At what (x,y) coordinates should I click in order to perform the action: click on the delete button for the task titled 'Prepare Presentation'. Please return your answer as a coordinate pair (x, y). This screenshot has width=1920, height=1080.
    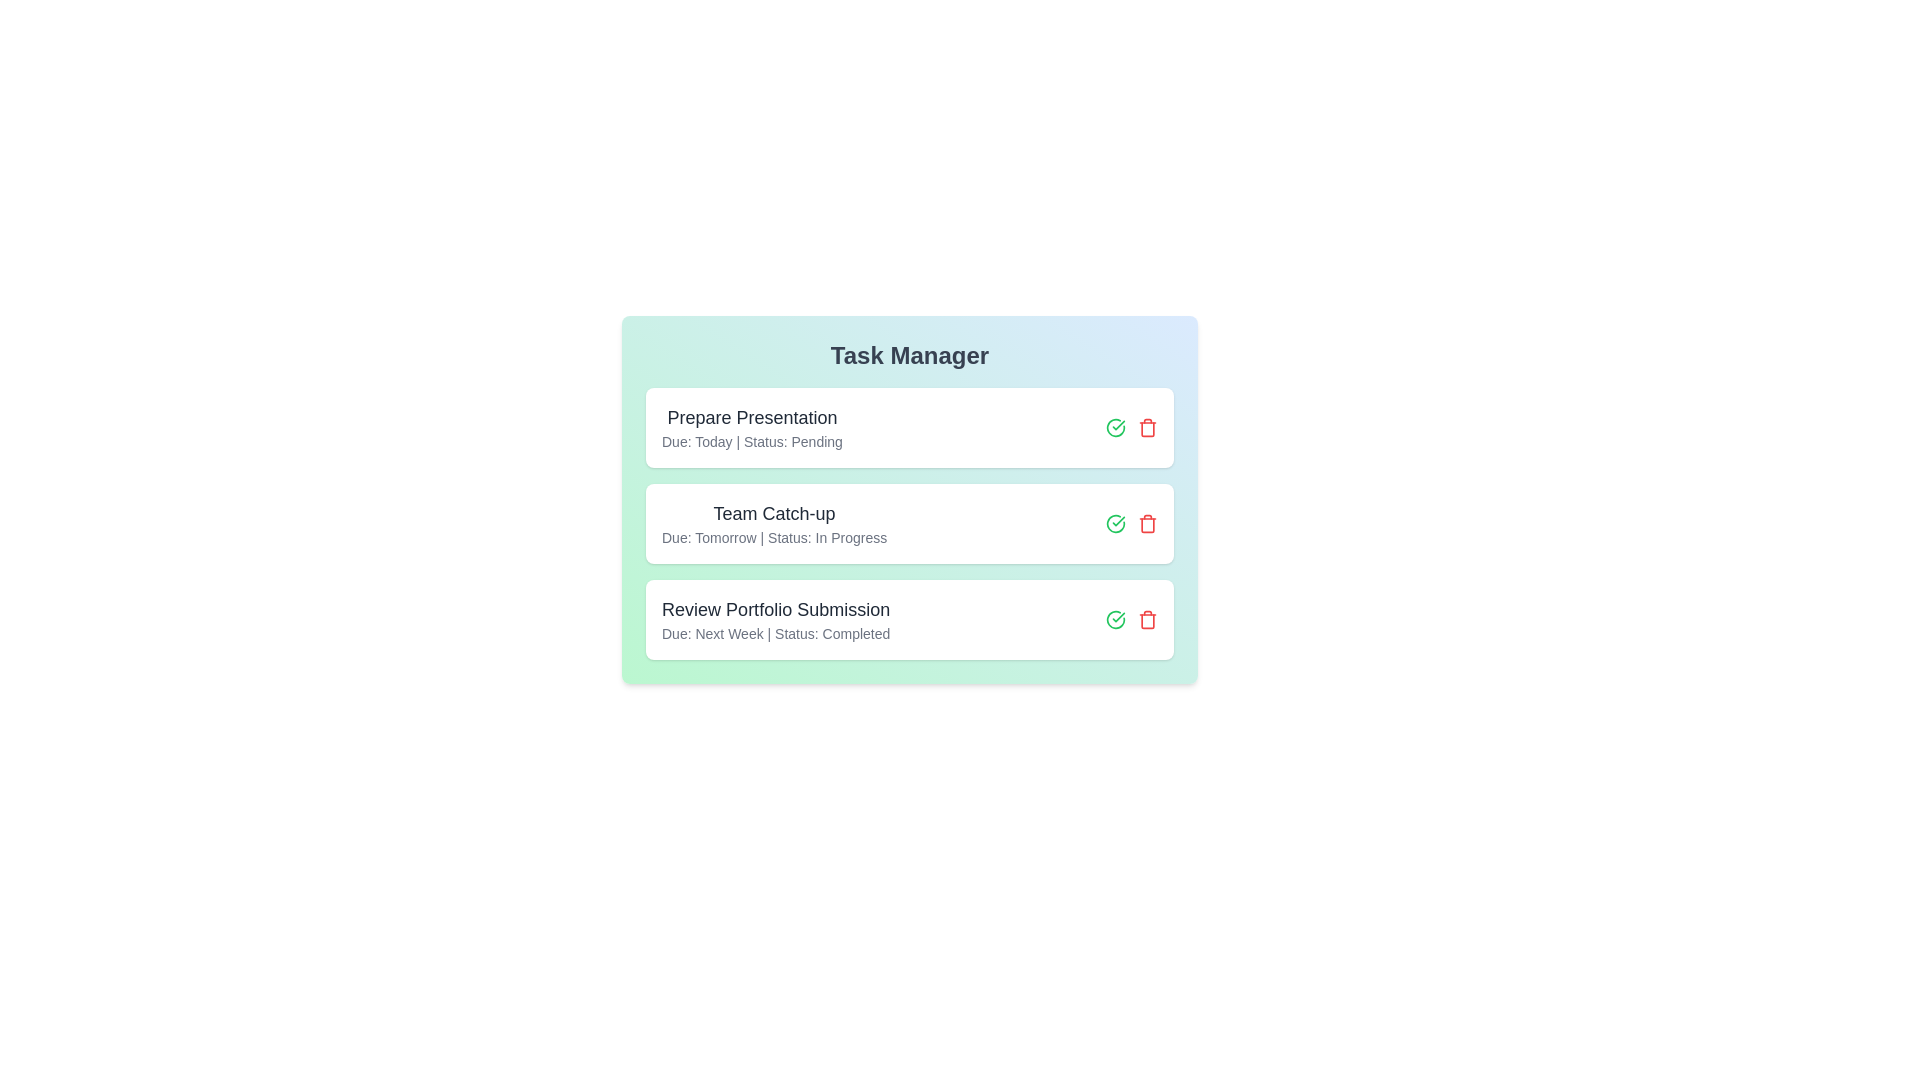
    Looking at the image, I should click on (1147, 427).